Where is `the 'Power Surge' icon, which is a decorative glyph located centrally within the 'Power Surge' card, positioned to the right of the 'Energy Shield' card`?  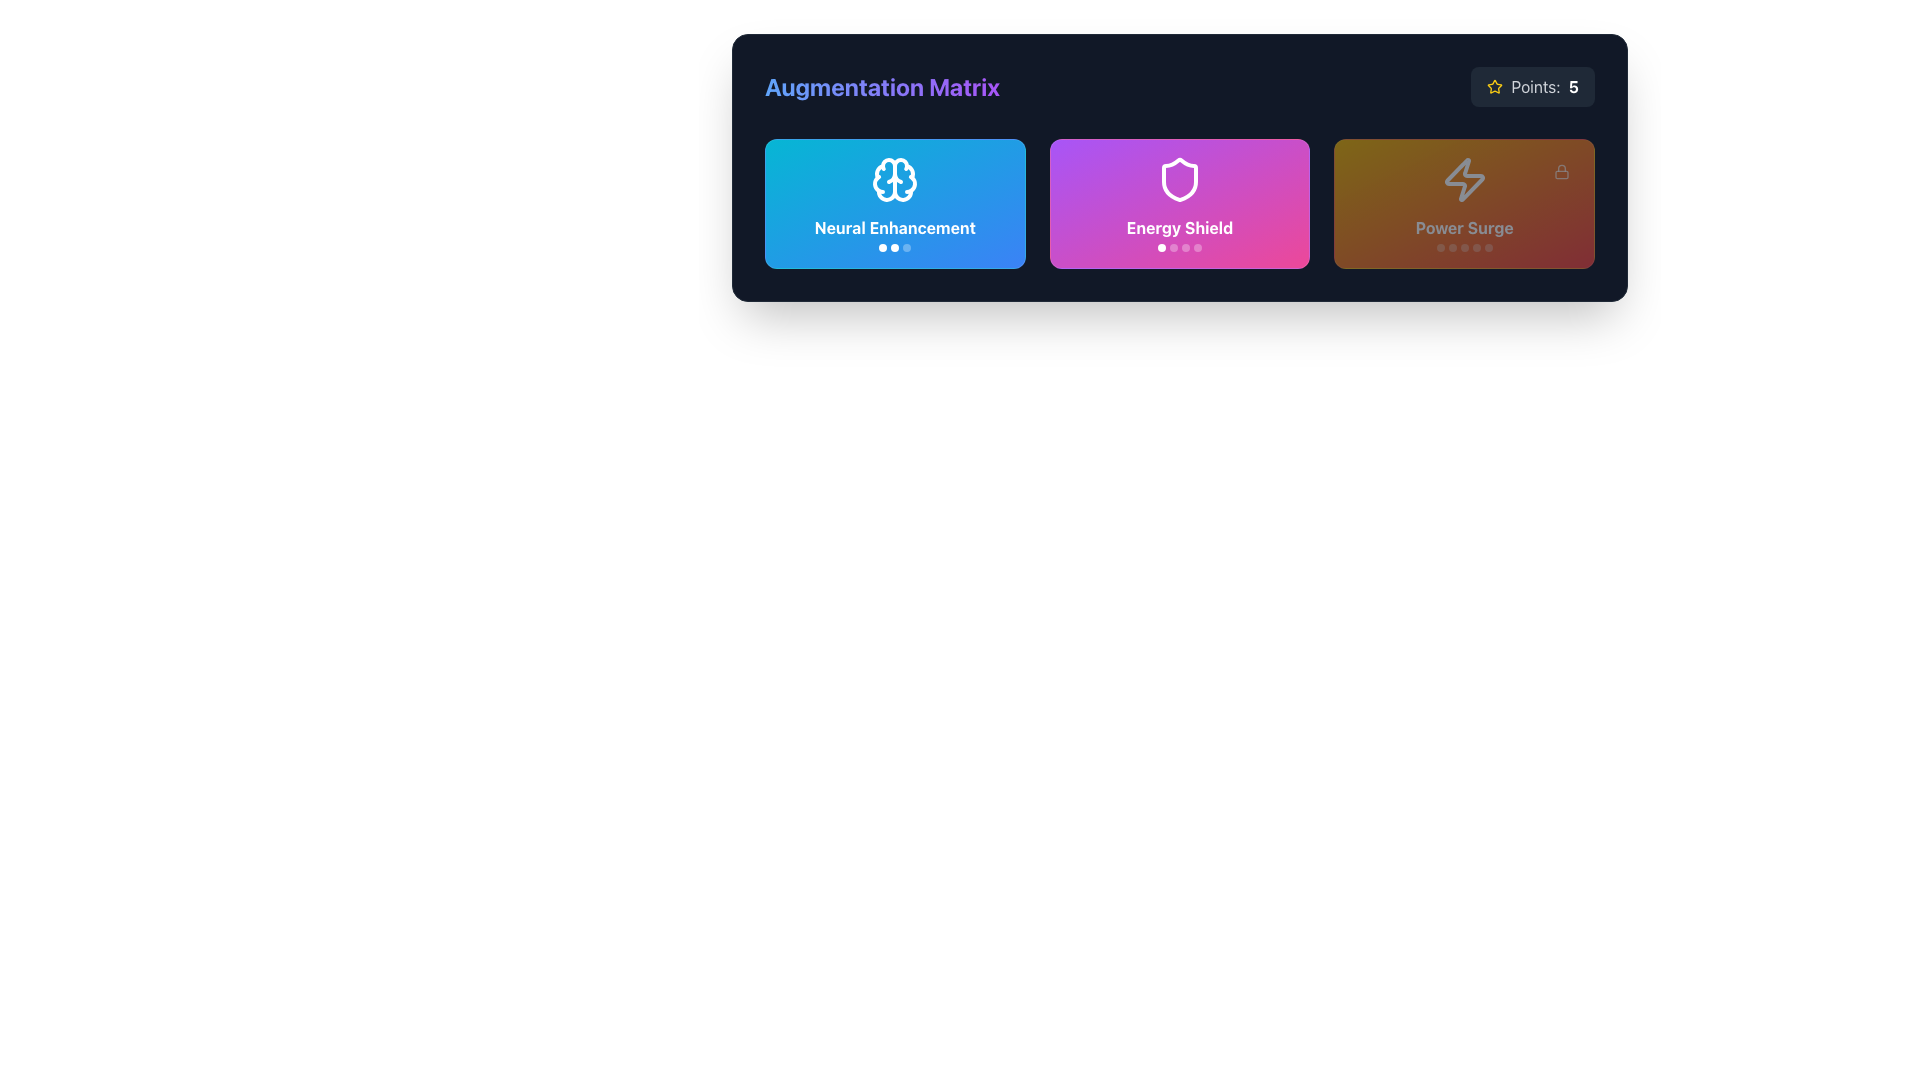
the 'Power Surge' icon, which is a decorative glyph located centrally within the 'Power Surge' card, positioned to the right of the 'Energy Shield' card is located at coordinates (1464, 180).